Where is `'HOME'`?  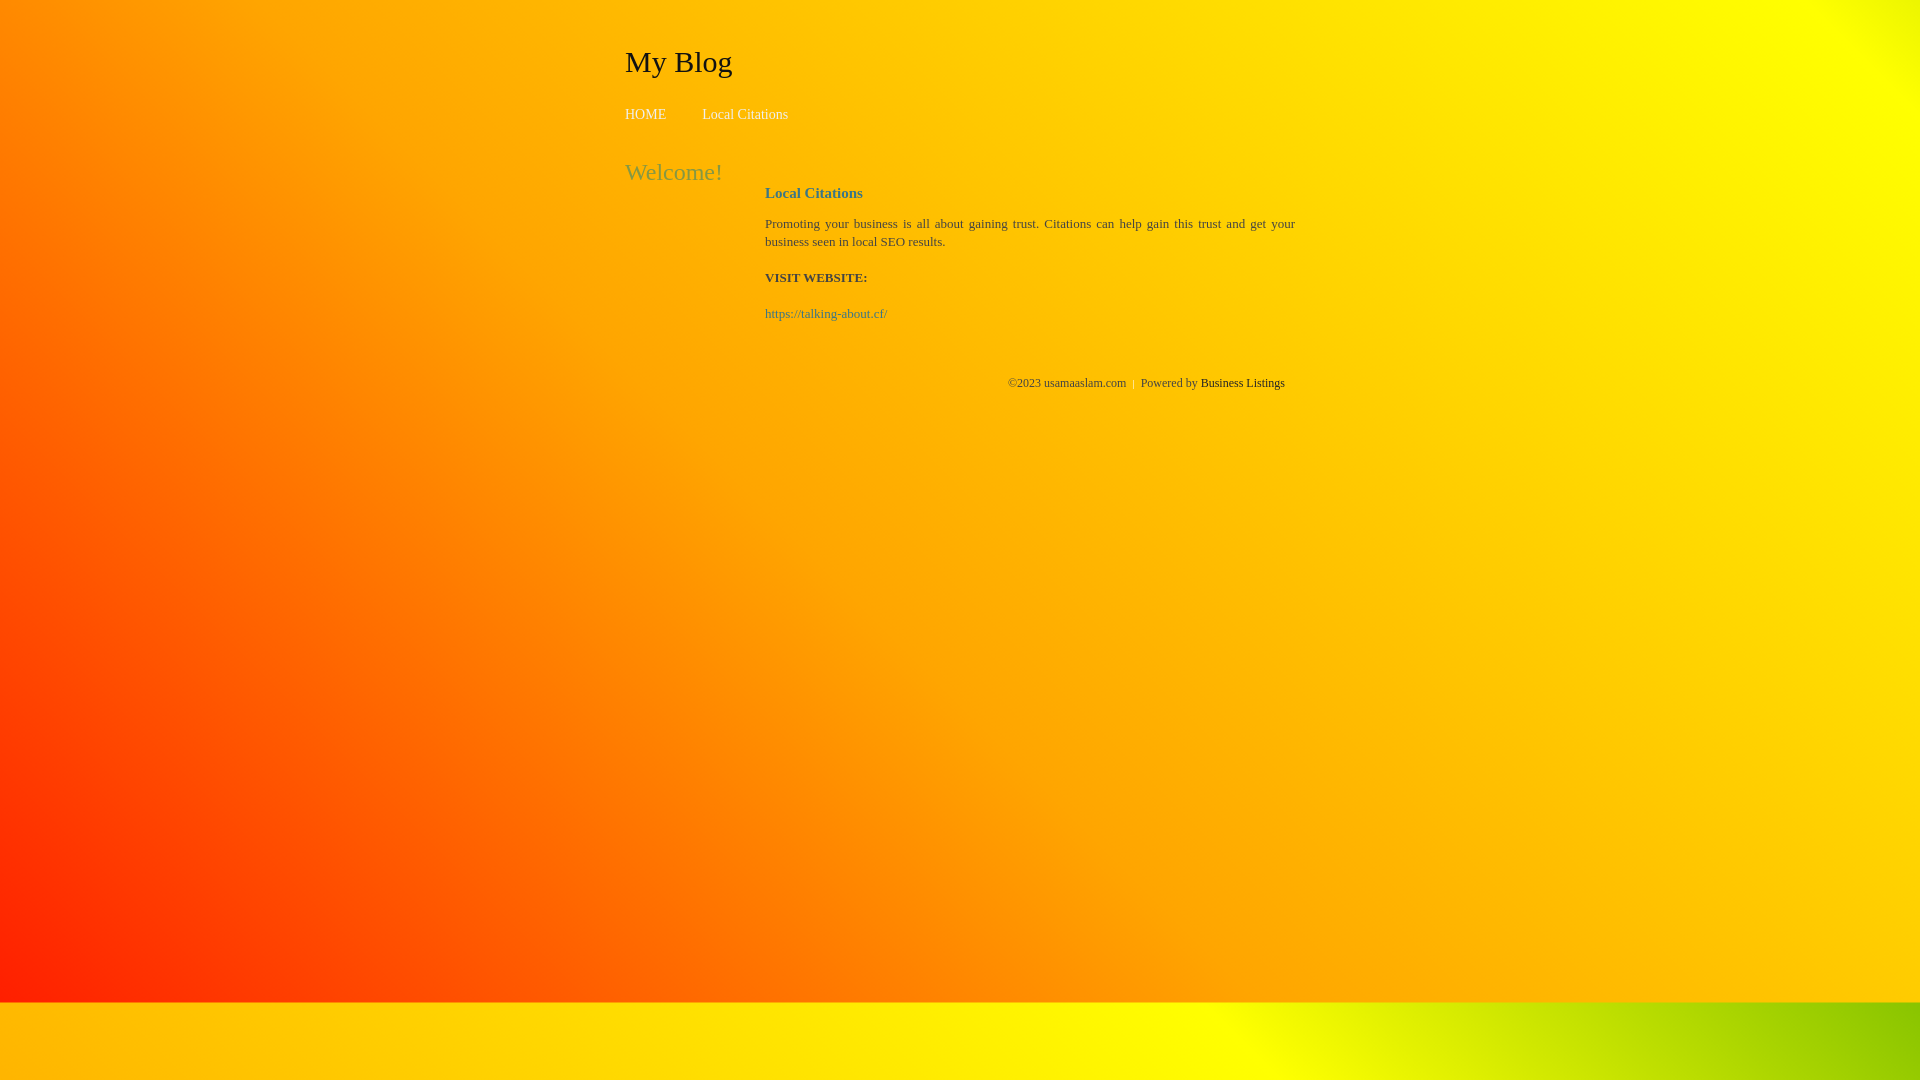 'HOME' is located at coordinates (645, 114).